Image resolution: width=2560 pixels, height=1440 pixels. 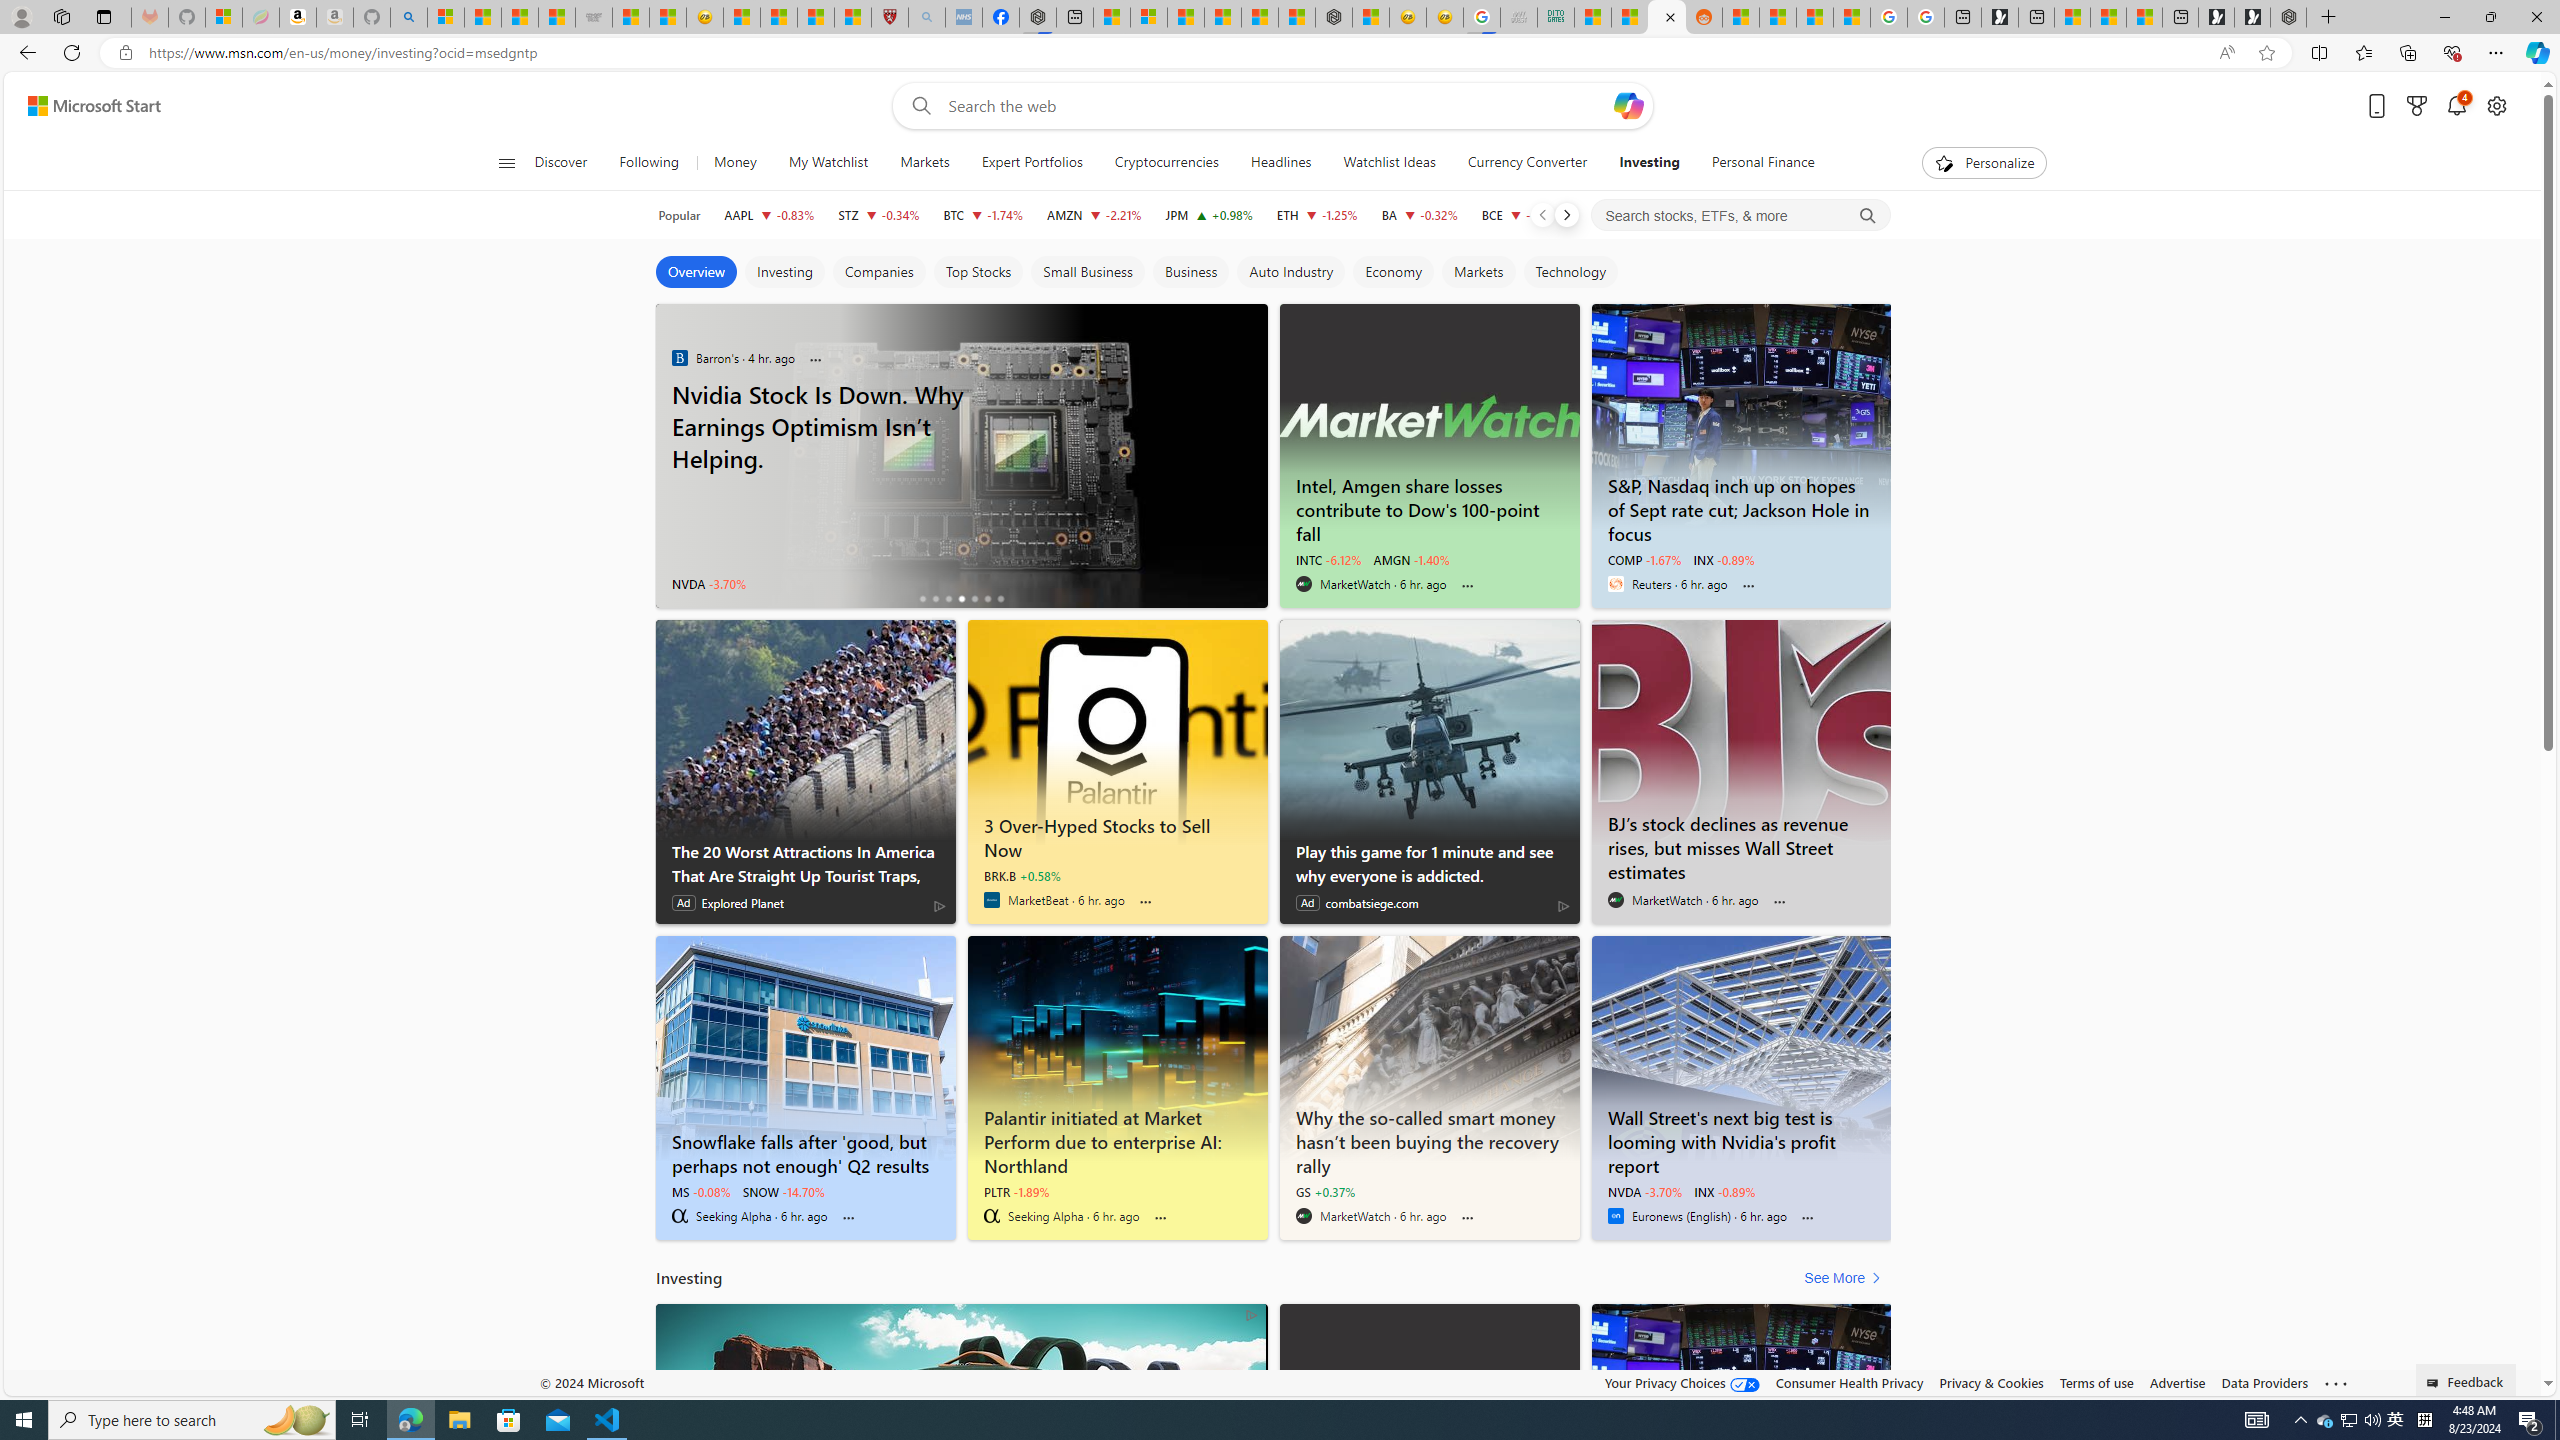 I want to click on 'Following', so click(x=648, y=162).